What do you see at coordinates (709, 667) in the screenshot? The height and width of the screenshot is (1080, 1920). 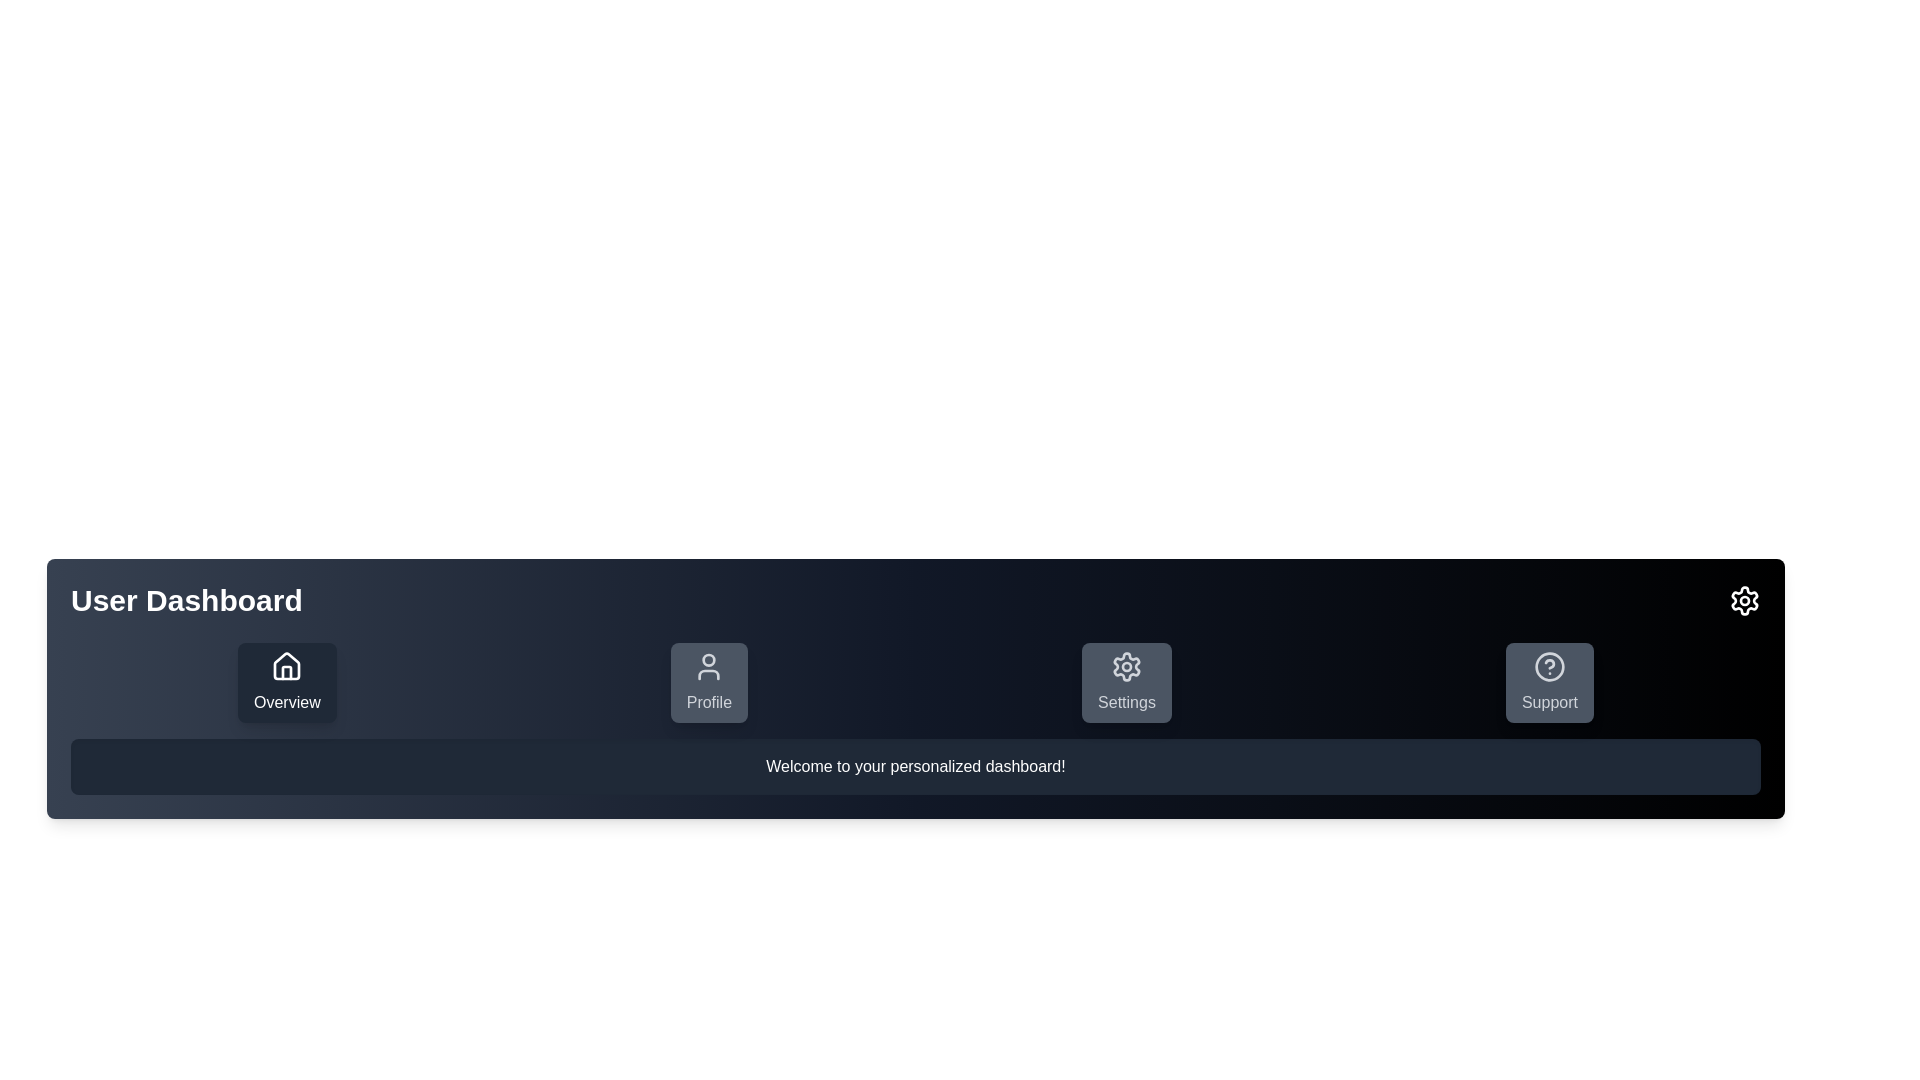 I see `the Profile Icon located in the navigation bar, which is the second button between Overview and Settings` at bounding box center [709, 667].